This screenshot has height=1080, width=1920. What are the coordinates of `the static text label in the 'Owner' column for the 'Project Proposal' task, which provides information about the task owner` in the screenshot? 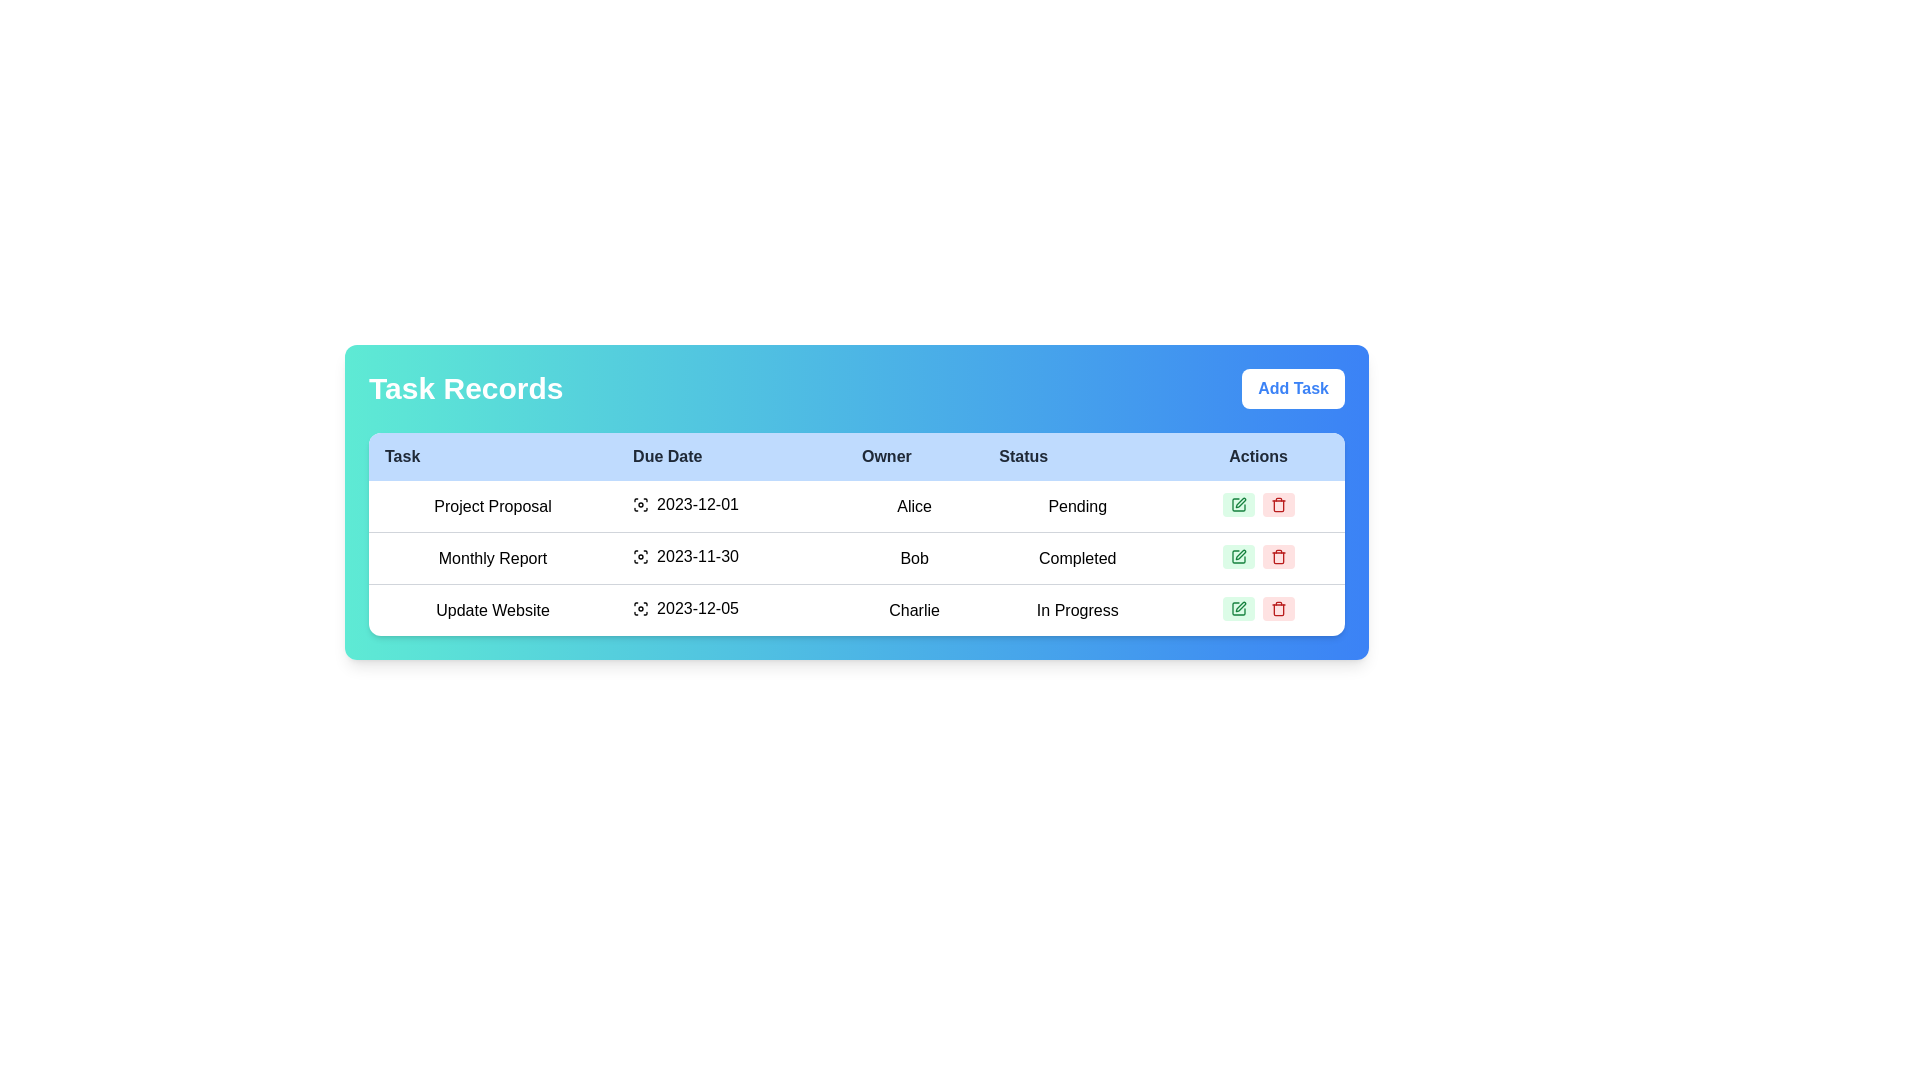 It's located at (913, 505).